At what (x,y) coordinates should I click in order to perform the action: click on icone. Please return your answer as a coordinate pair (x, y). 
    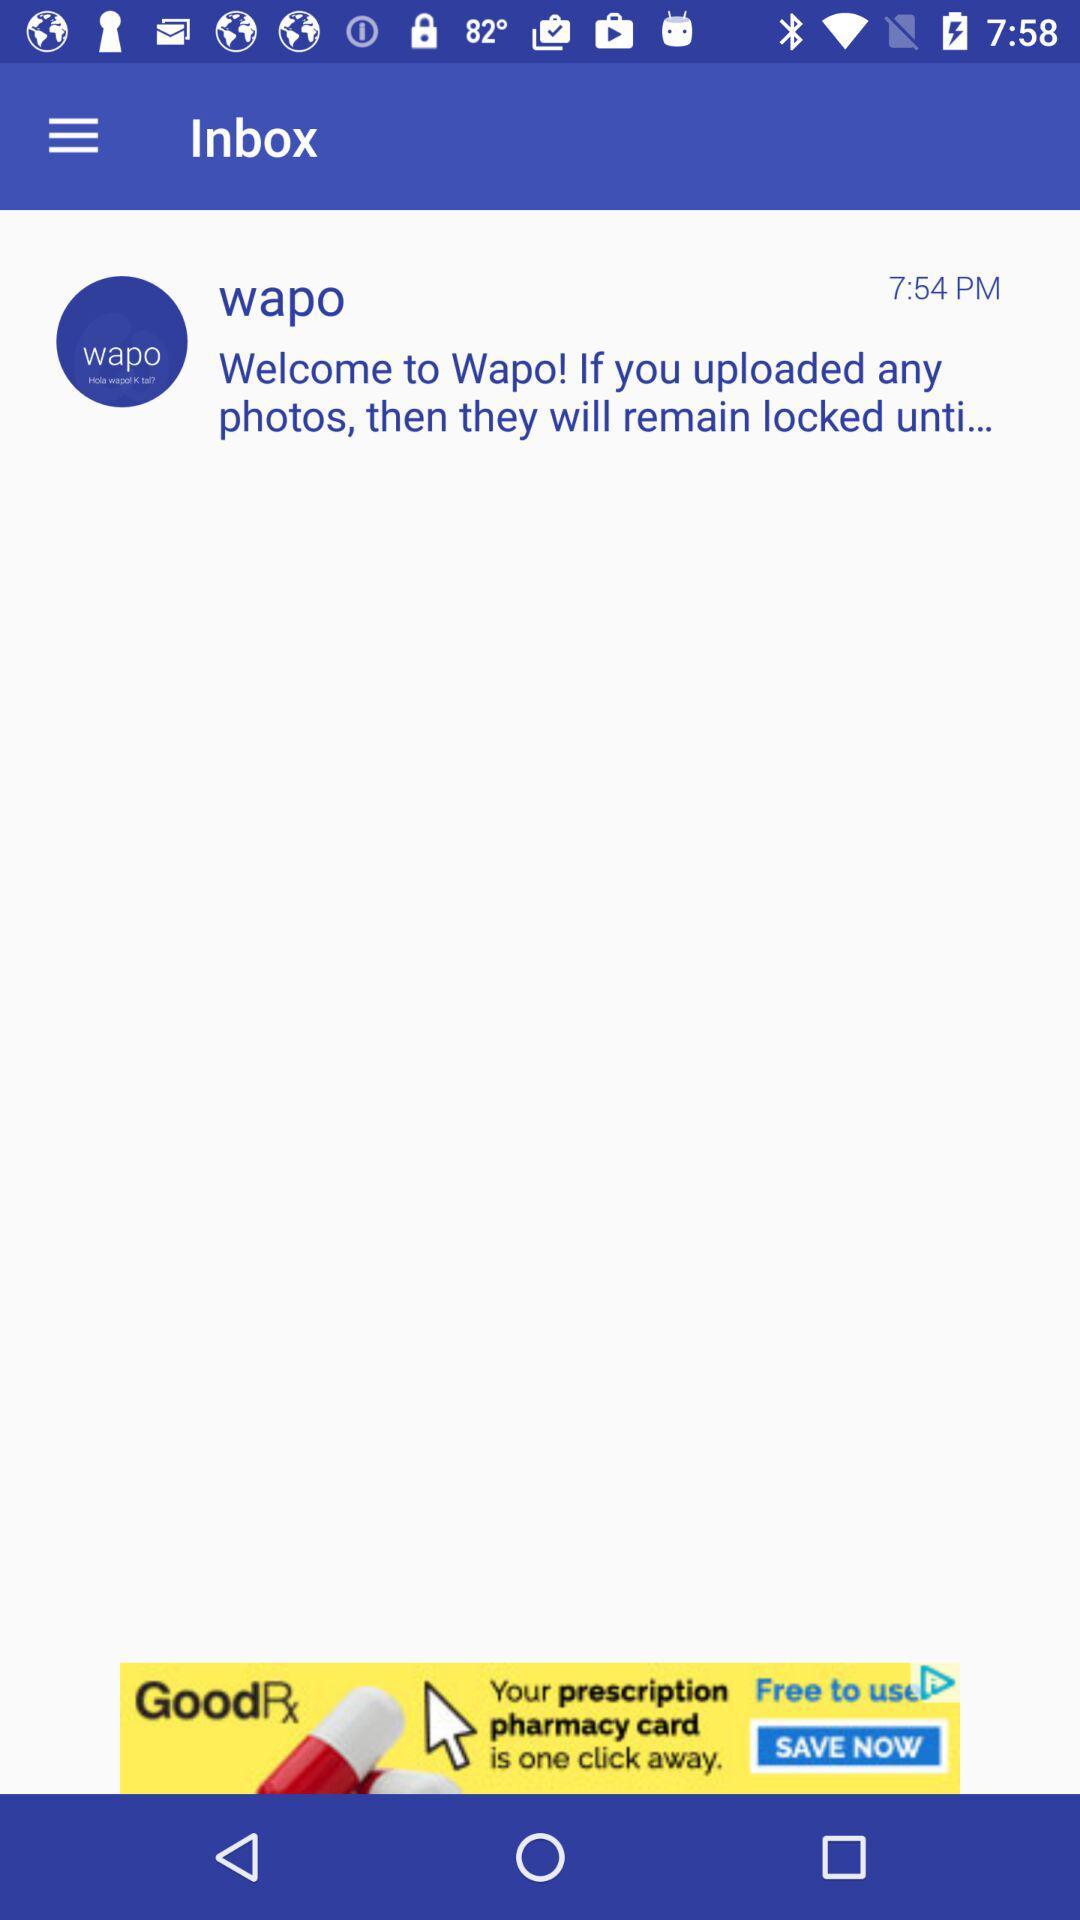
    Looking at the image, I should click on (540, 1727).